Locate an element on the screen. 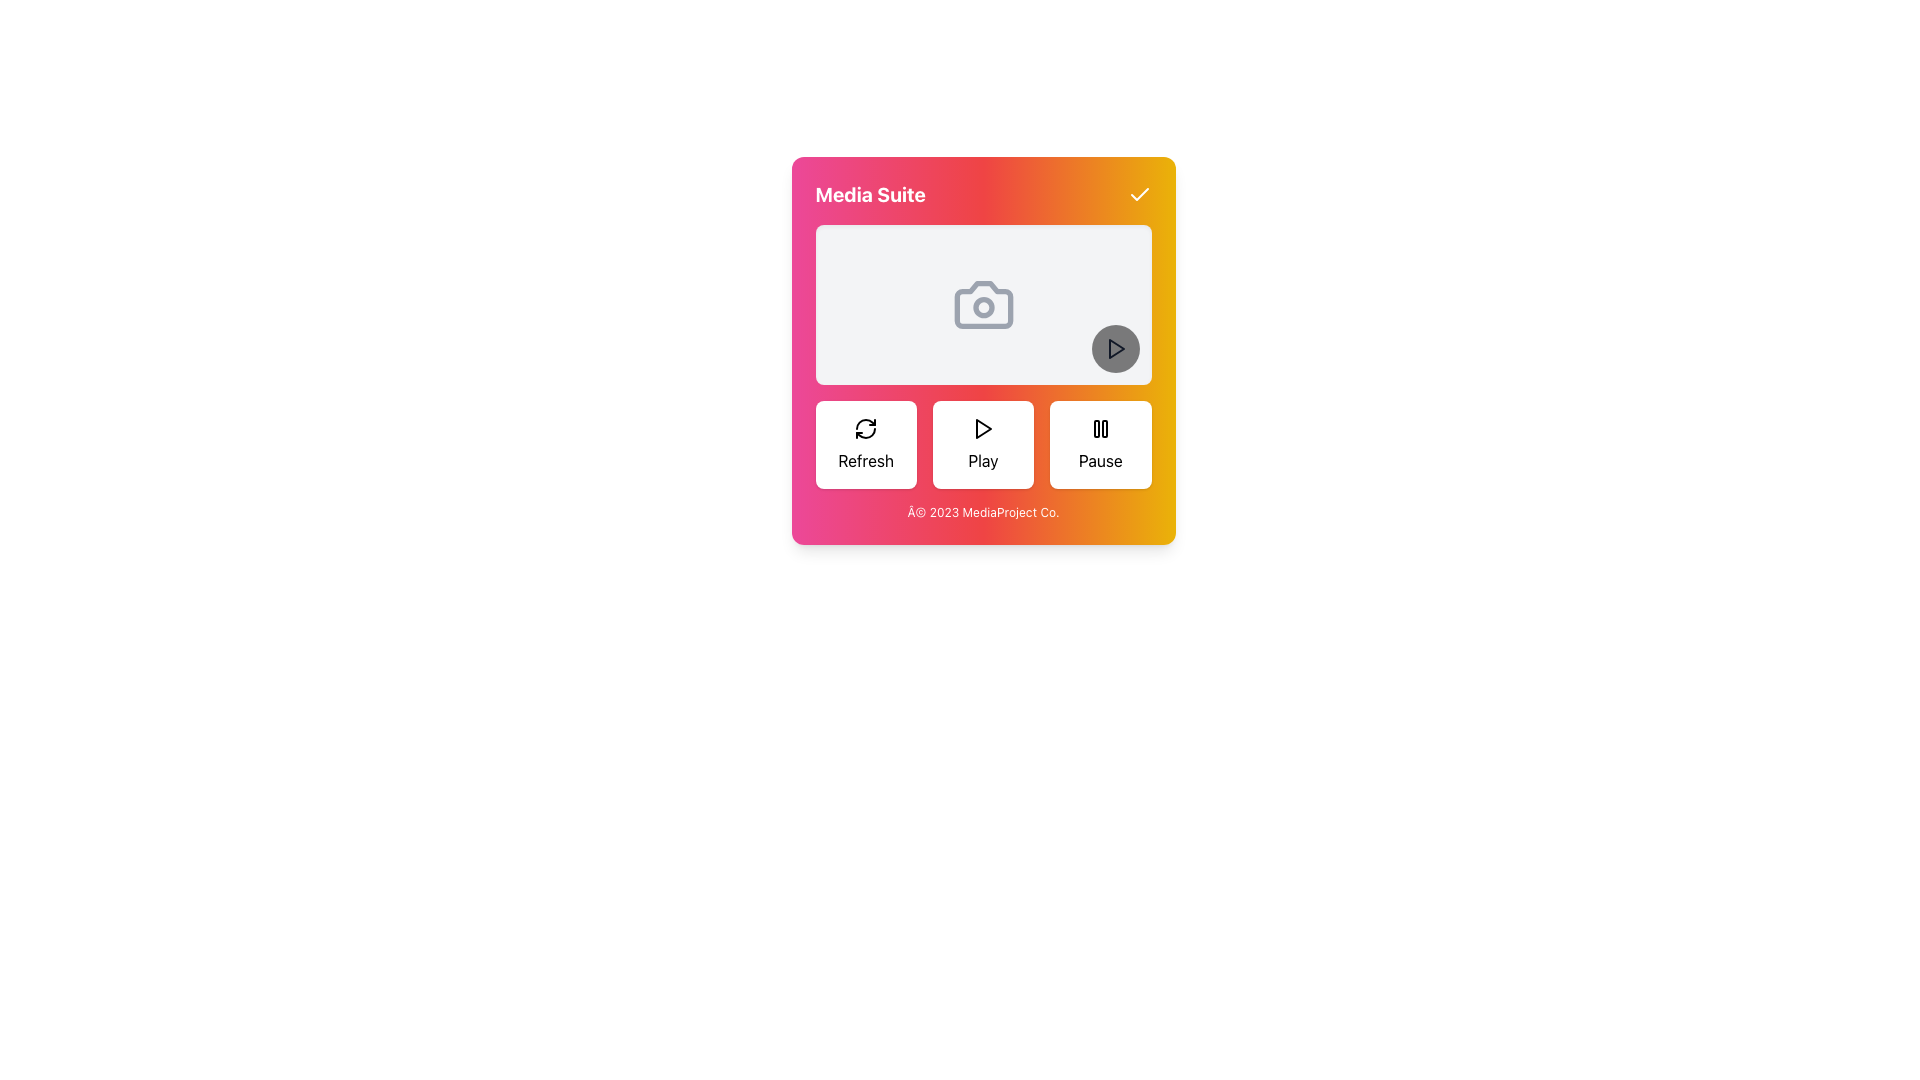  the triangular play icon outlined in black, which is located inside the white rounded button labeled 'Play' in the central panel of the interface is located at coordinates (983, 427).